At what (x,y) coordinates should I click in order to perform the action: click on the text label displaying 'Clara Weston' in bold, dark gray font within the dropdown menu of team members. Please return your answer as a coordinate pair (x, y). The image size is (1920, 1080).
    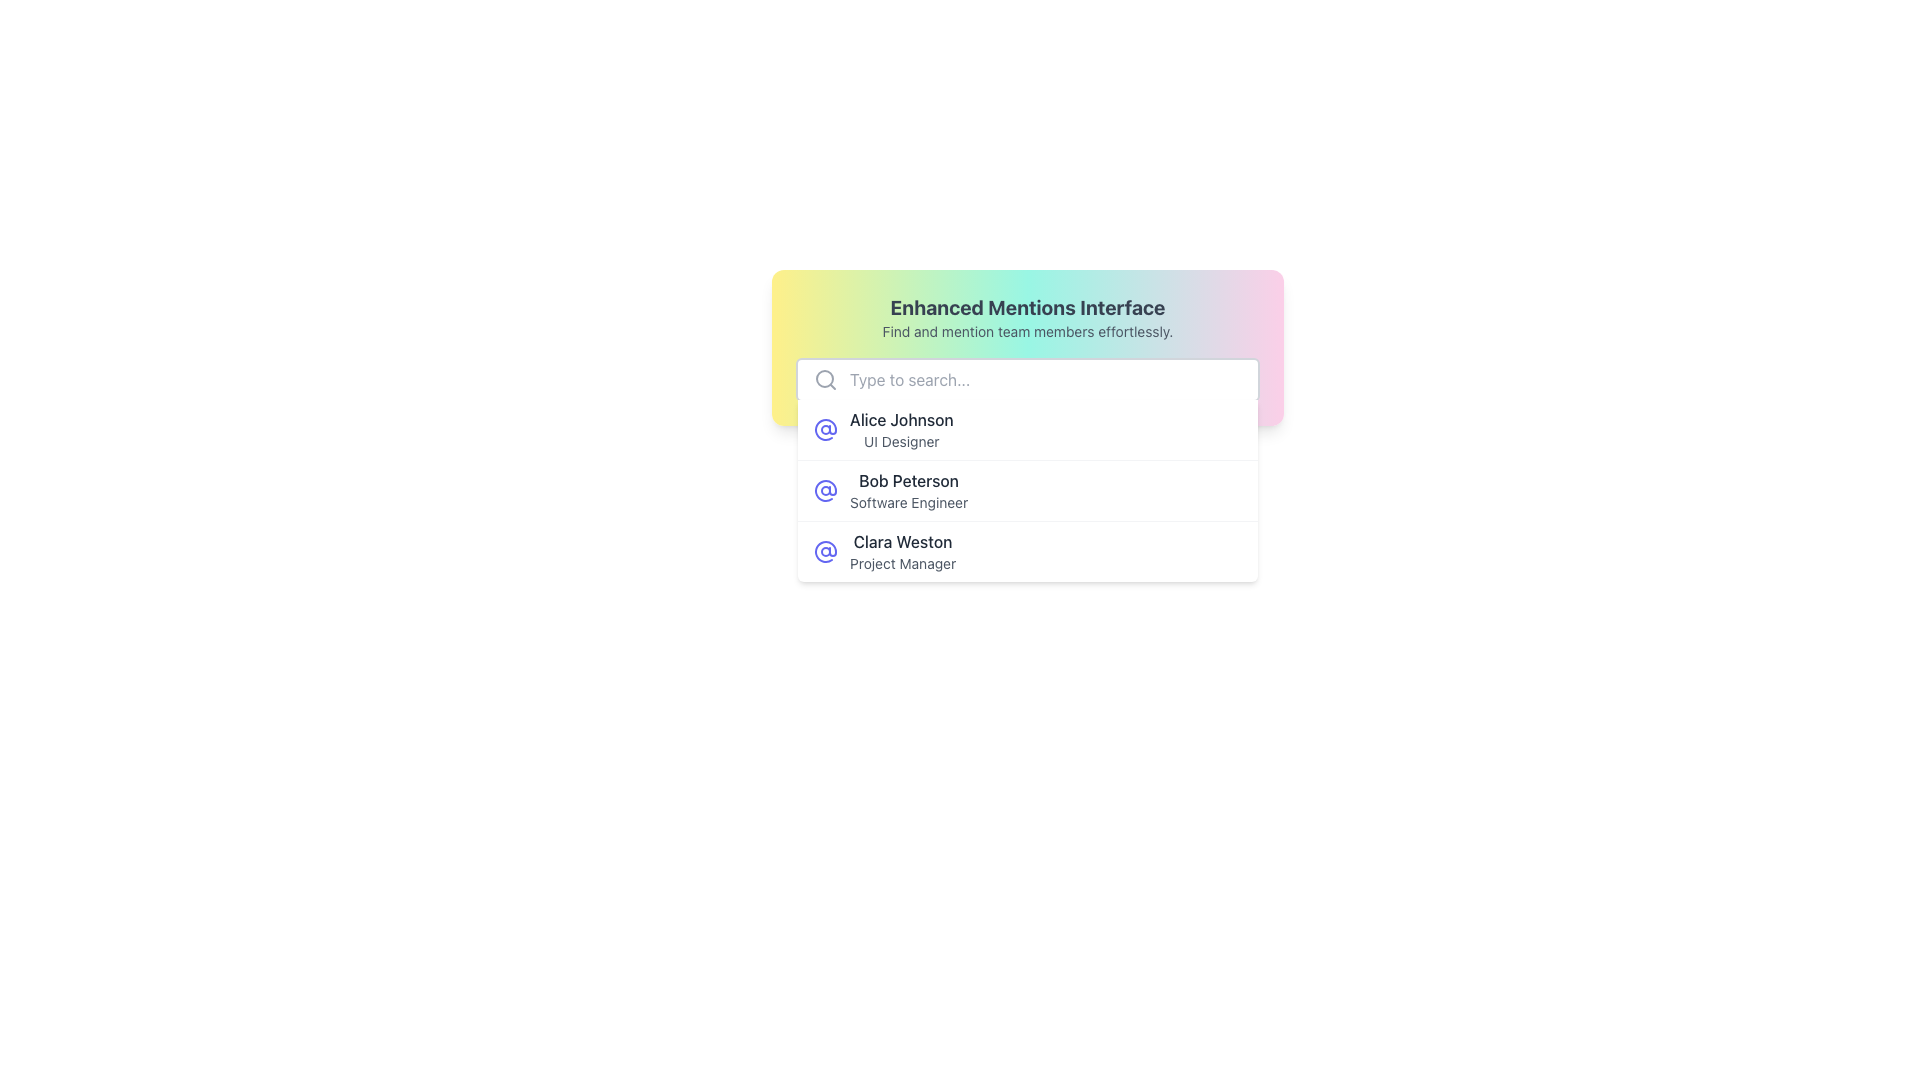
    Looking at the image, I should click on (902, 542).